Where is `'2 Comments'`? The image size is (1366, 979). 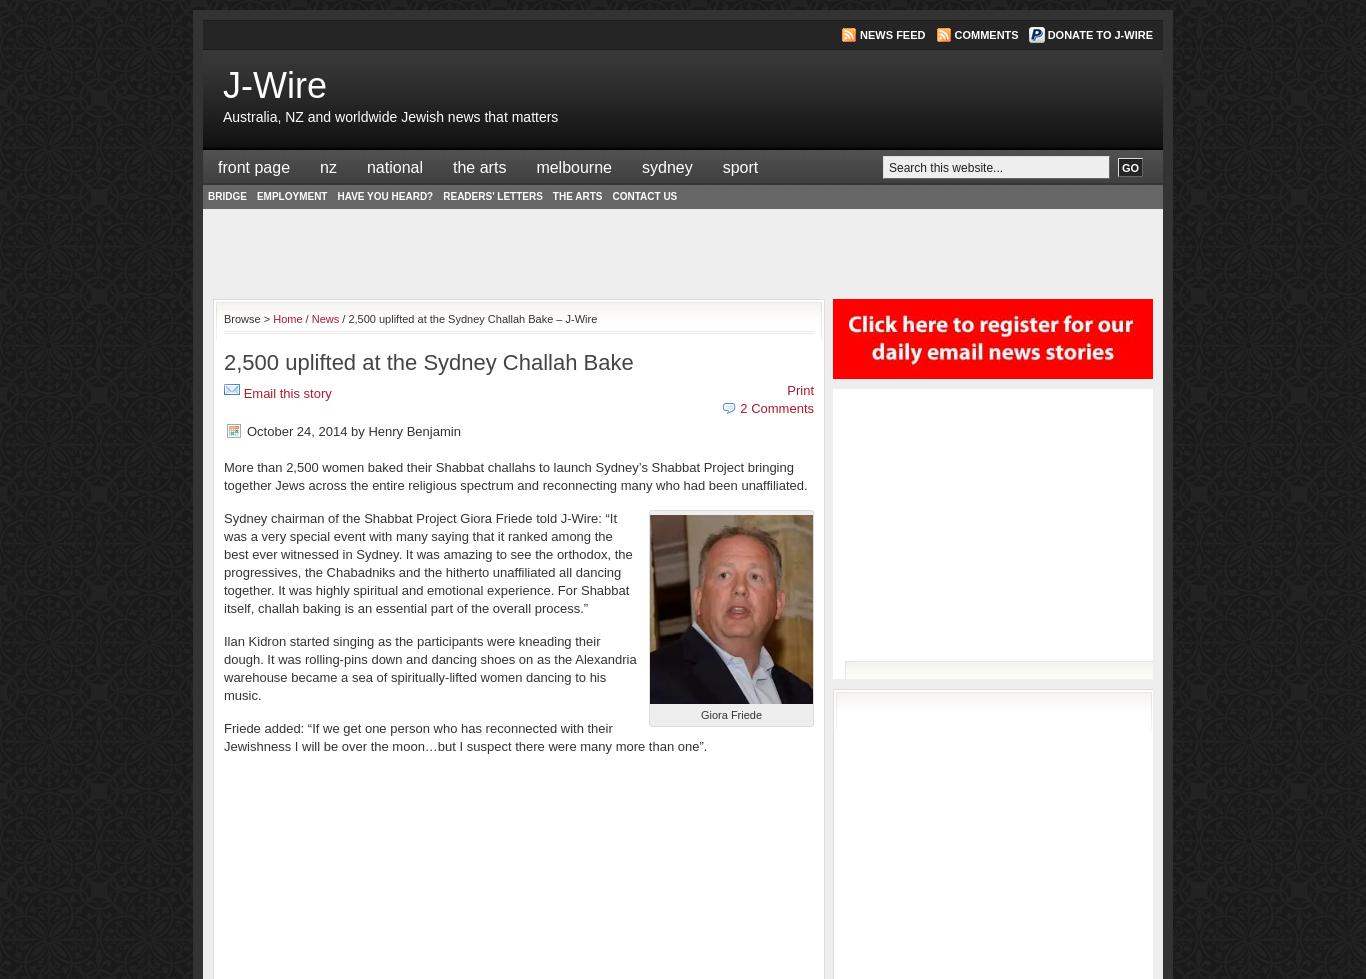
'2 Comments' is located at coordinates (776, 408).